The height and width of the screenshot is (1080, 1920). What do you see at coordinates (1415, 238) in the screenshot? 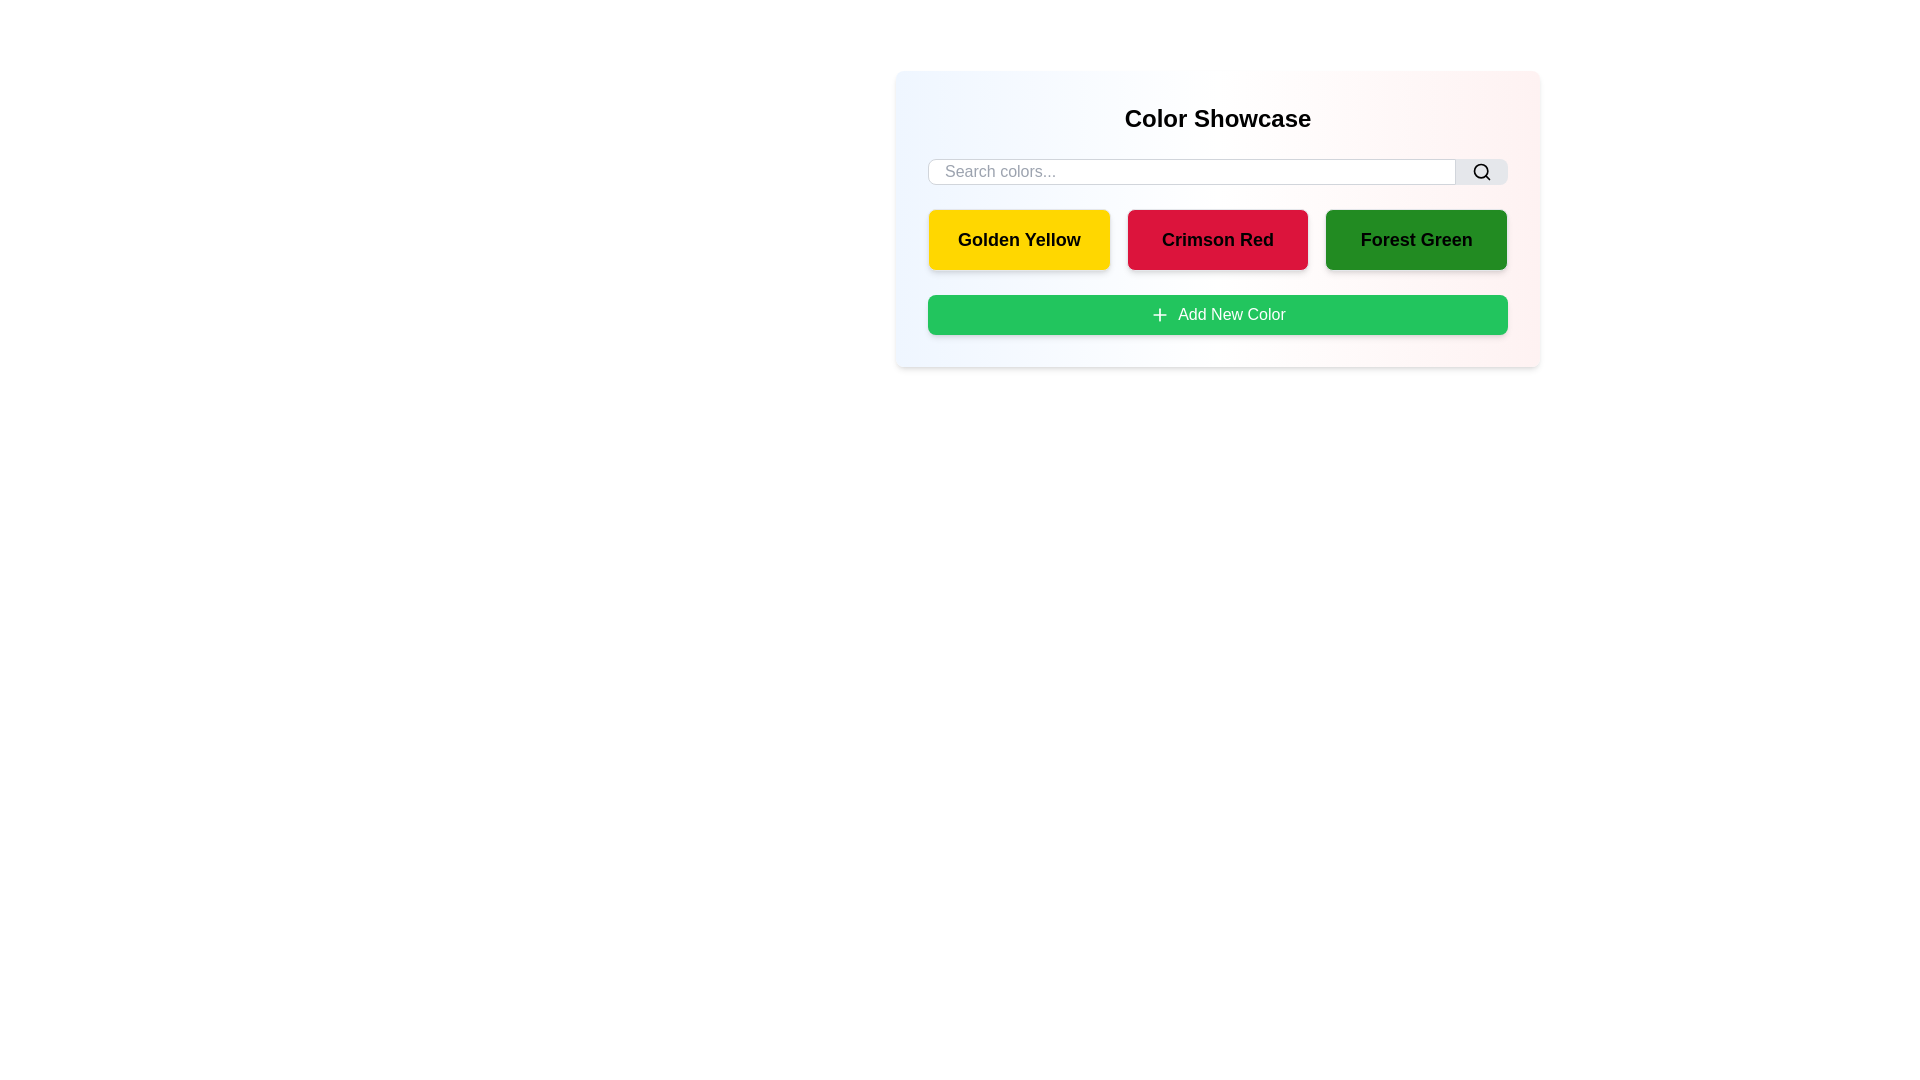
I see `the Forest Green button, which is a rectangular button with a forest green background and bold text reading 'Forest Green'` at bounding box center [1415, 238].